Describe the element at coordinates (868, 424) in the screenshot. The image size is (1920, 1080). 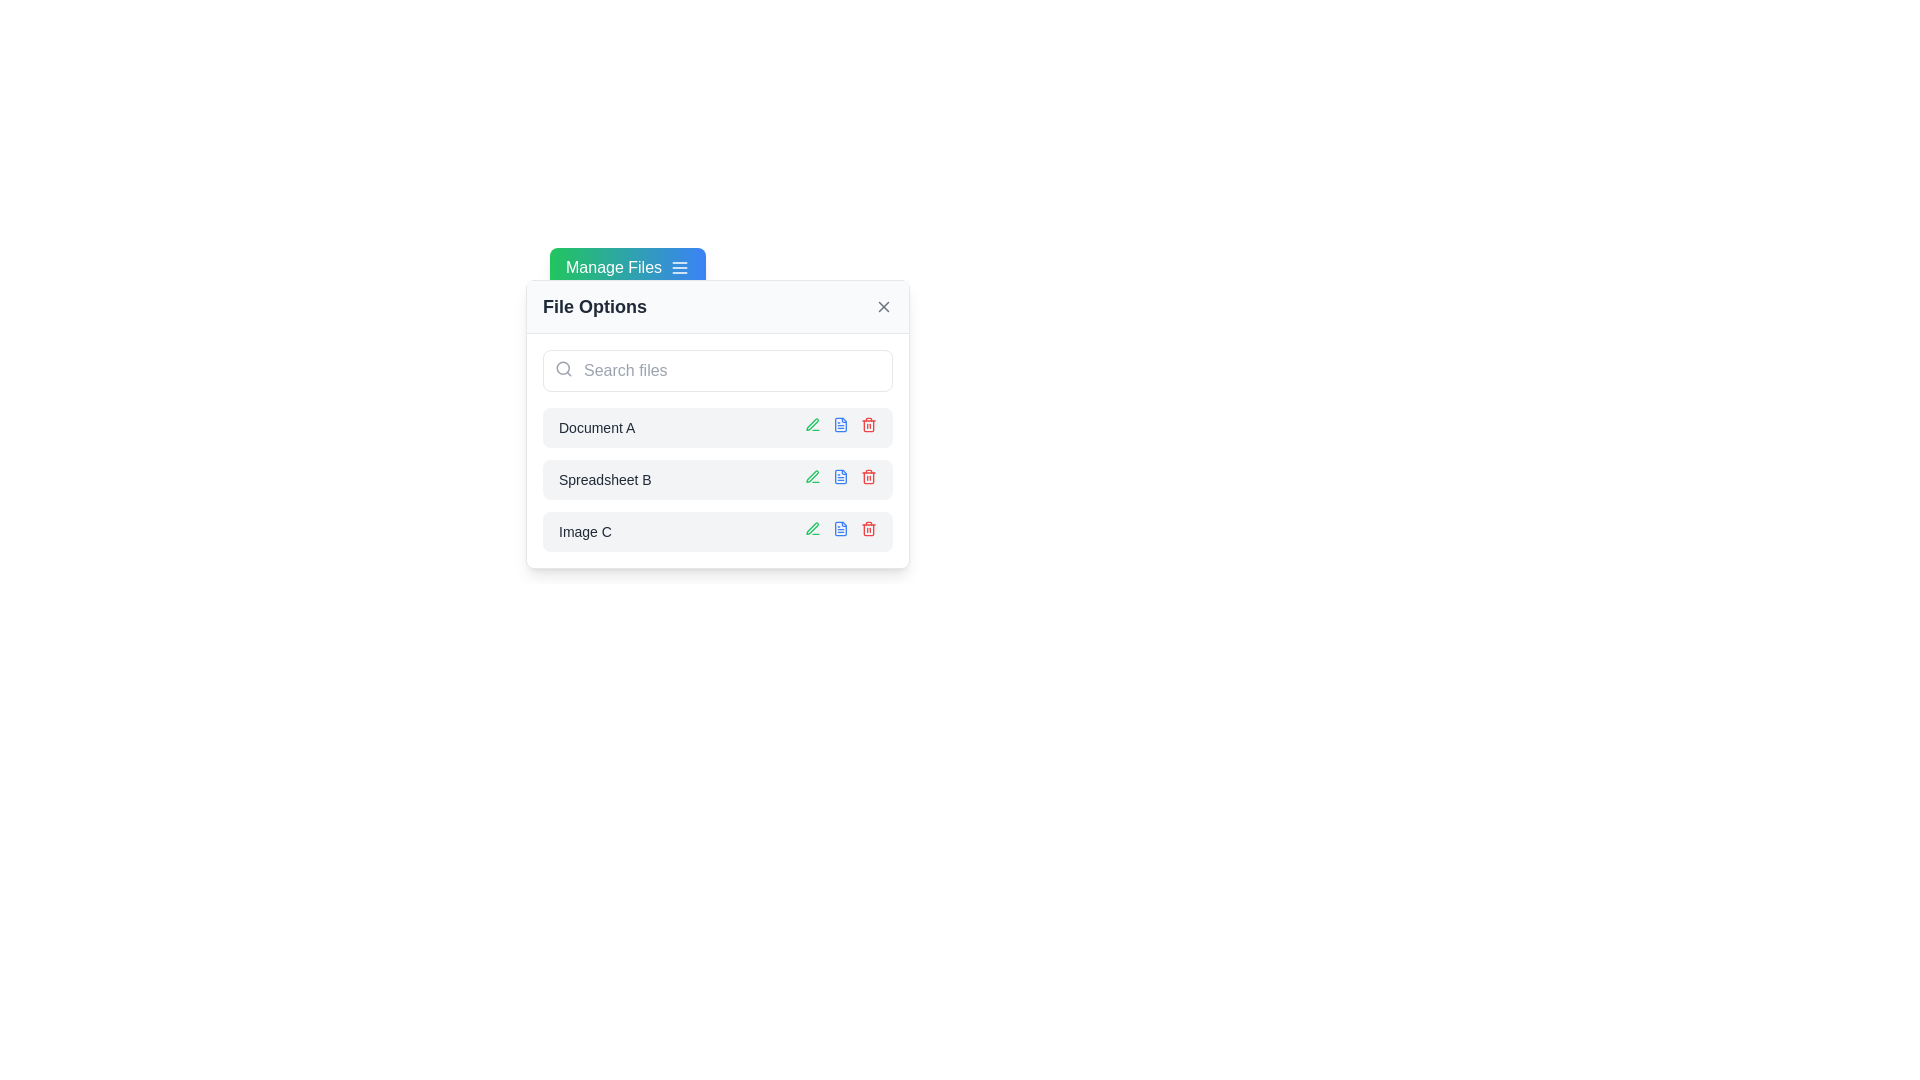
I see `the main body of the trash can icon, which is represented by a rectangular outline with rounded edges, located centrally within the trash can icon in the 'File Options' menu` at that location.